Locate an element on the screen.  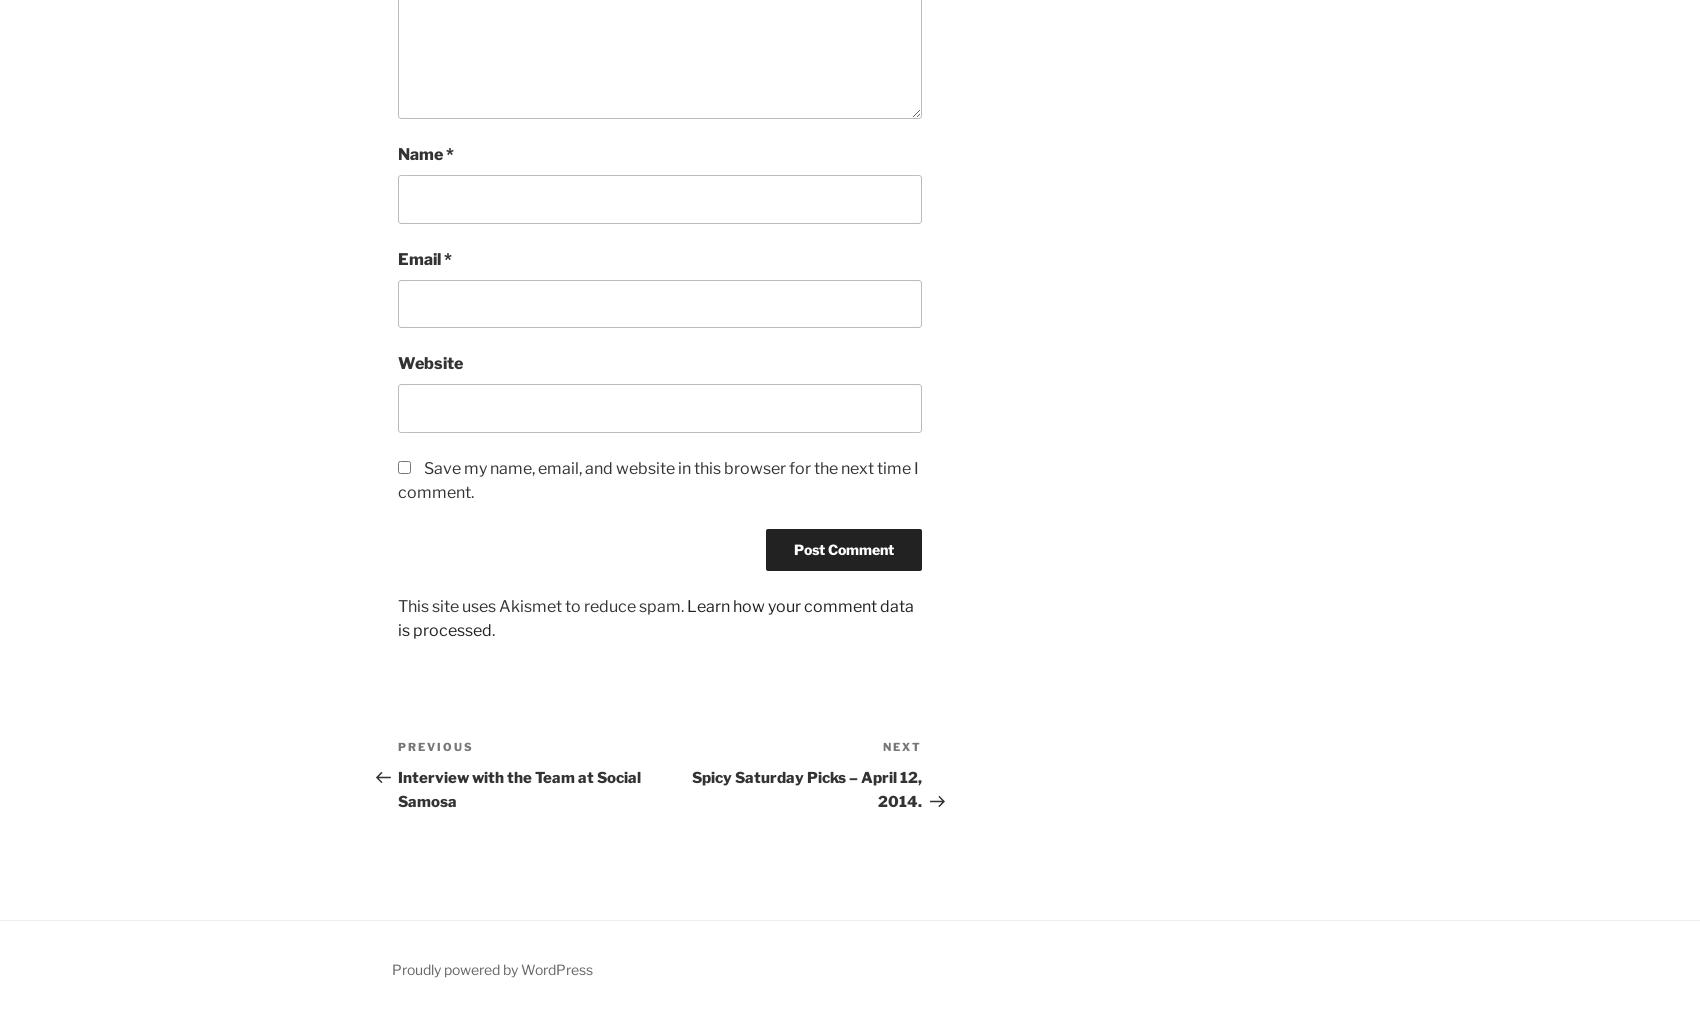
'Next' is located at coordinates (902, 745).